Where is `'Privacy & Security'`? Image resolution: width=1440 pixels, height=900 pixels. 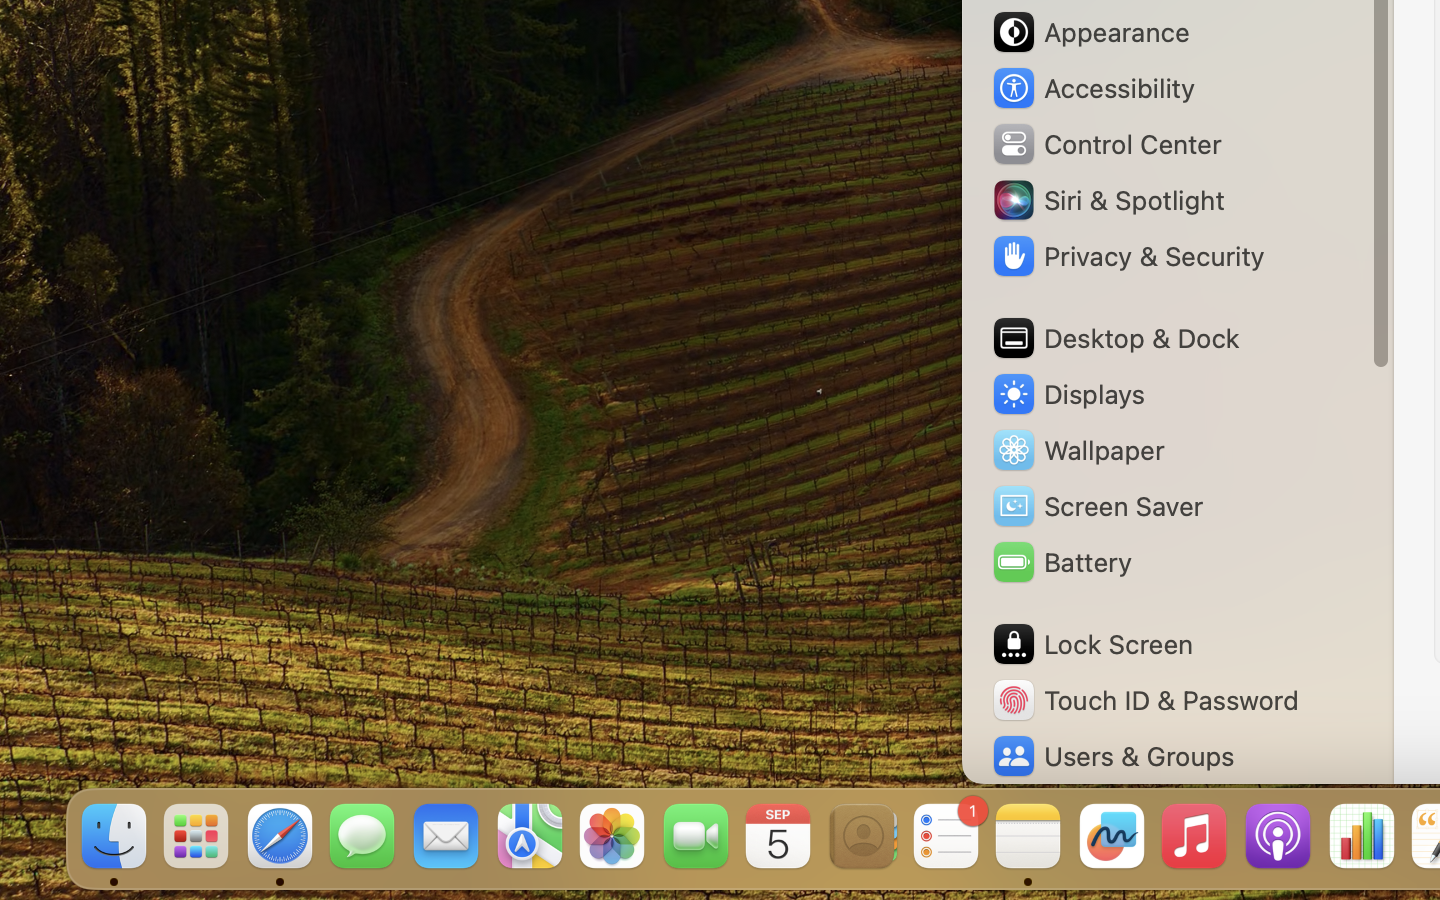
'Privacy & Security' is located at coordinates (1125, 254).